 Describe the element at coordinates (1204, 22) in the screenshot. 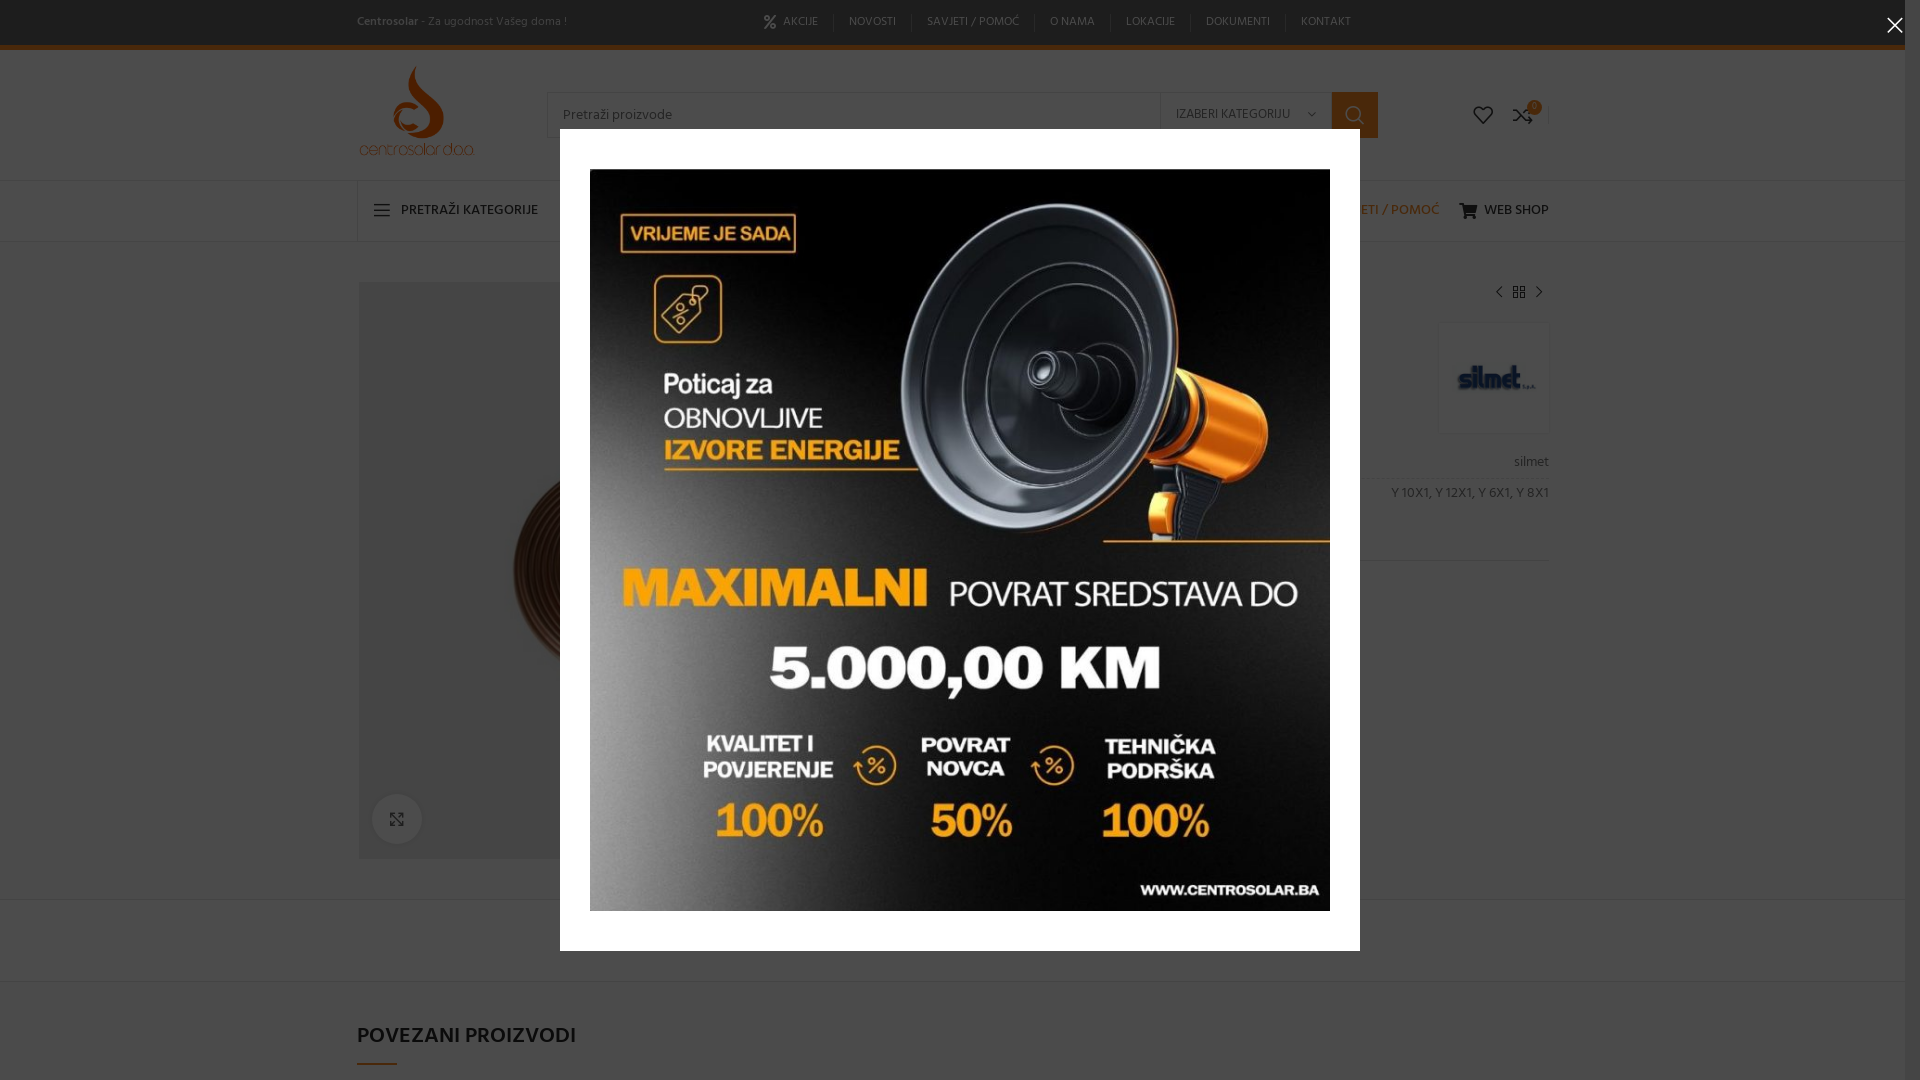

I see `'DOKUMENTI'` at that location.